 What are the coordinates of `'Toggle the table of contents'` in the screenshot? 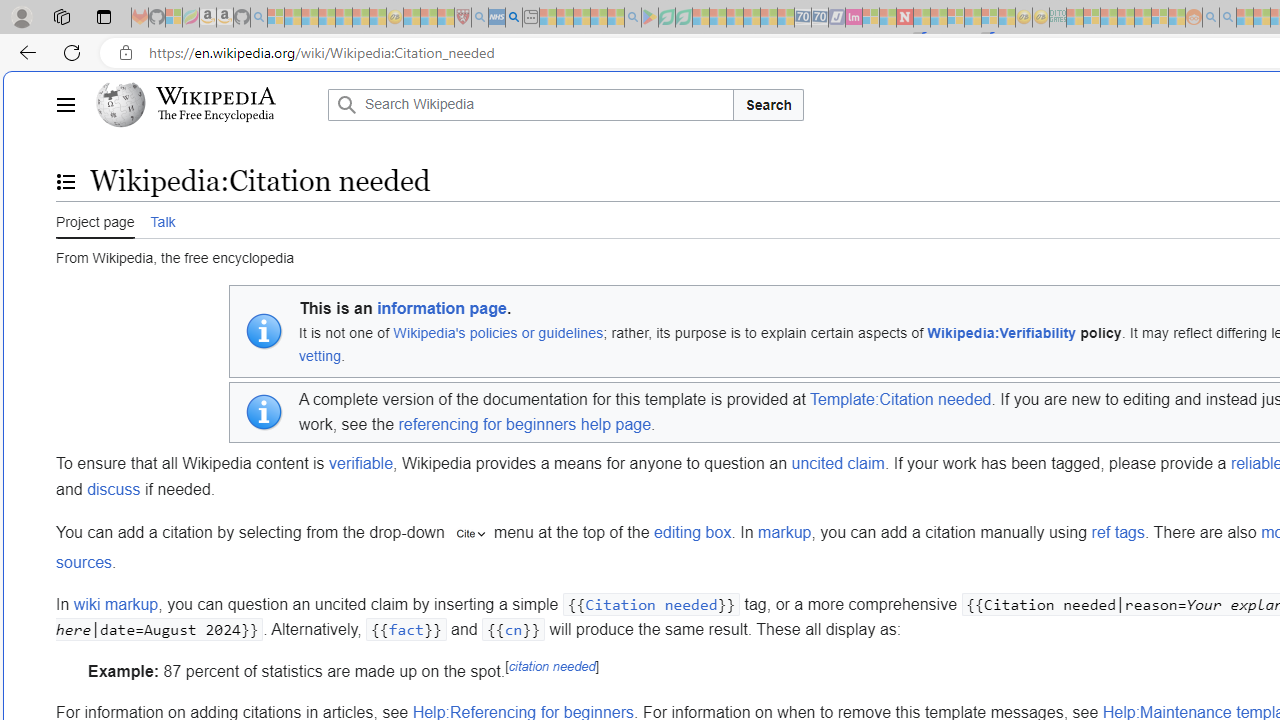 It's located at (65, 181).